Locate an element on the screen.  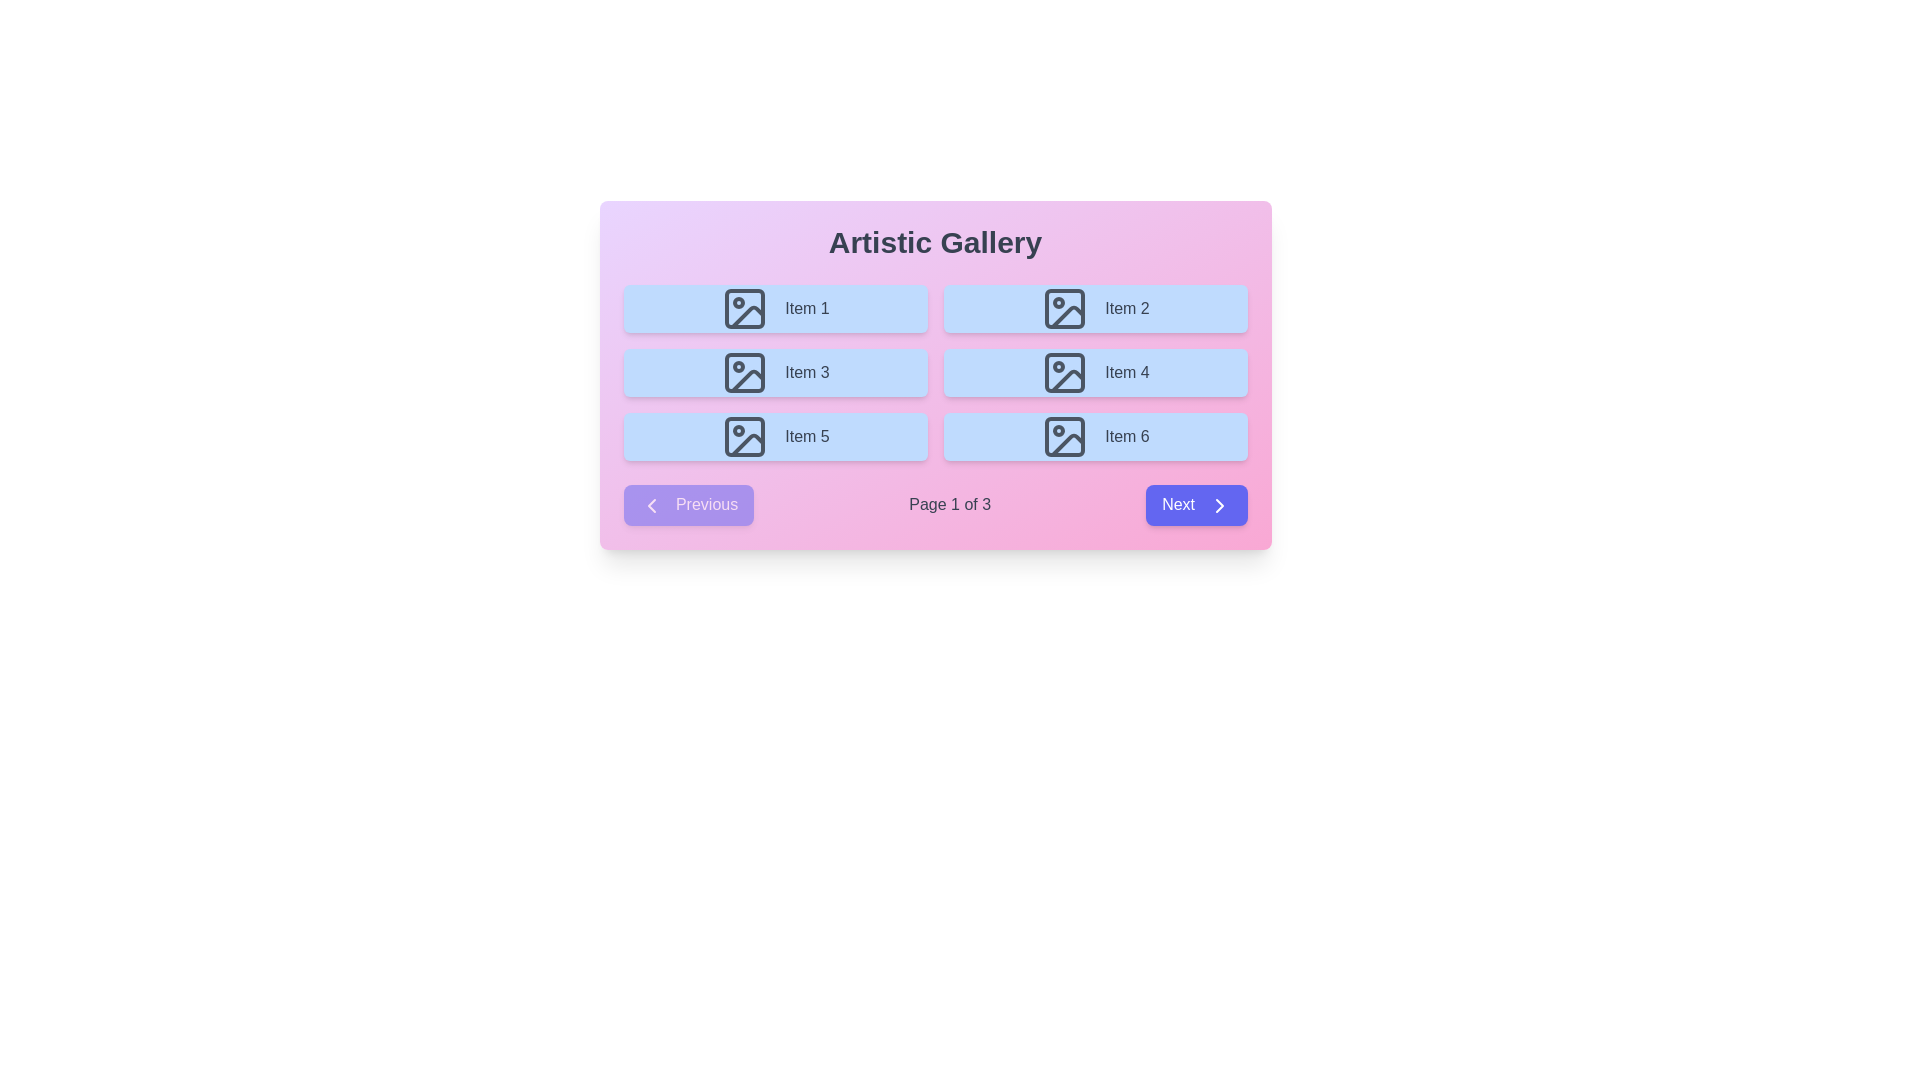
visual properties of the first image icon in the 'Artistic Gallery' component, located above the label 'Item 1' is located at coordinates (744, 308).